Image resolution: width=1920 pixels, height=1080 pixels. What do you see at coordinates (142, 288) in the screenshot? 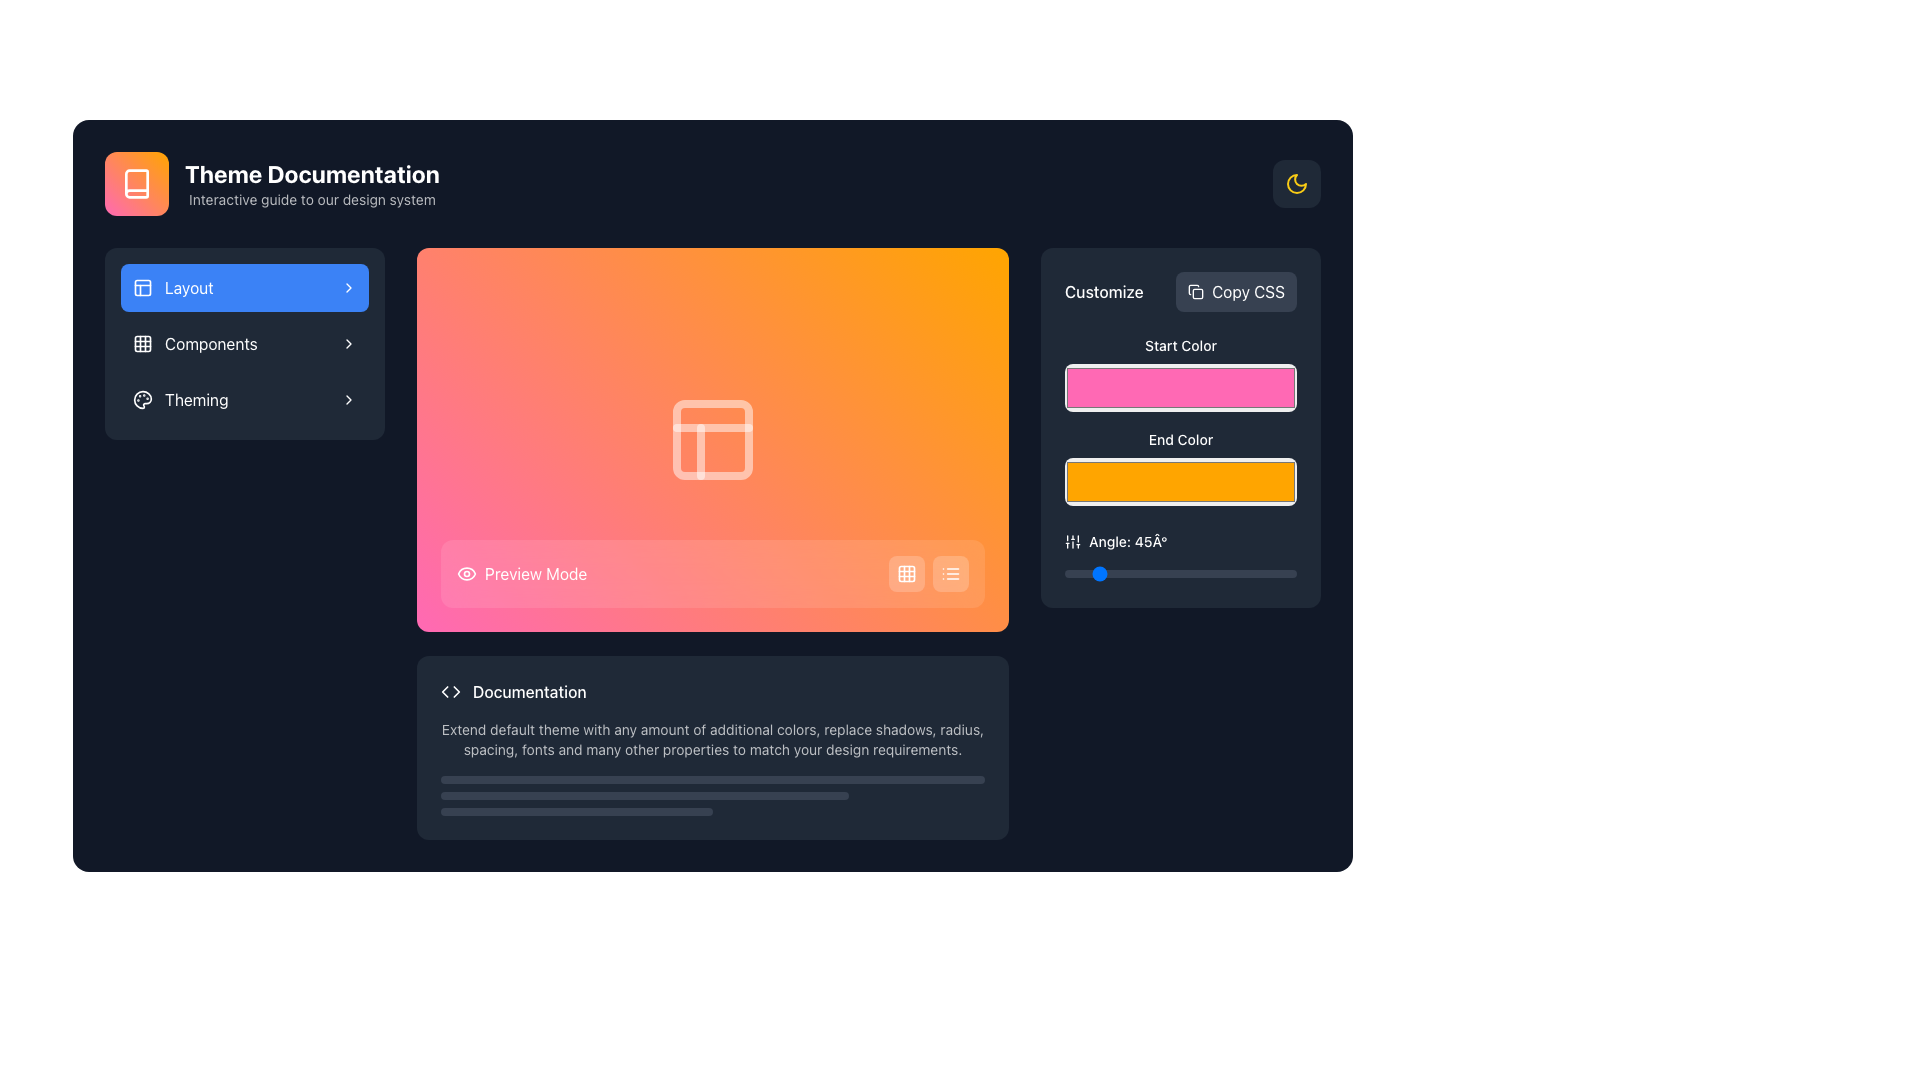
I see `the 'Layout' icon located in the left sidebar, which serves as a visual indicator for the Layout section` at bounding box center [142, 288].